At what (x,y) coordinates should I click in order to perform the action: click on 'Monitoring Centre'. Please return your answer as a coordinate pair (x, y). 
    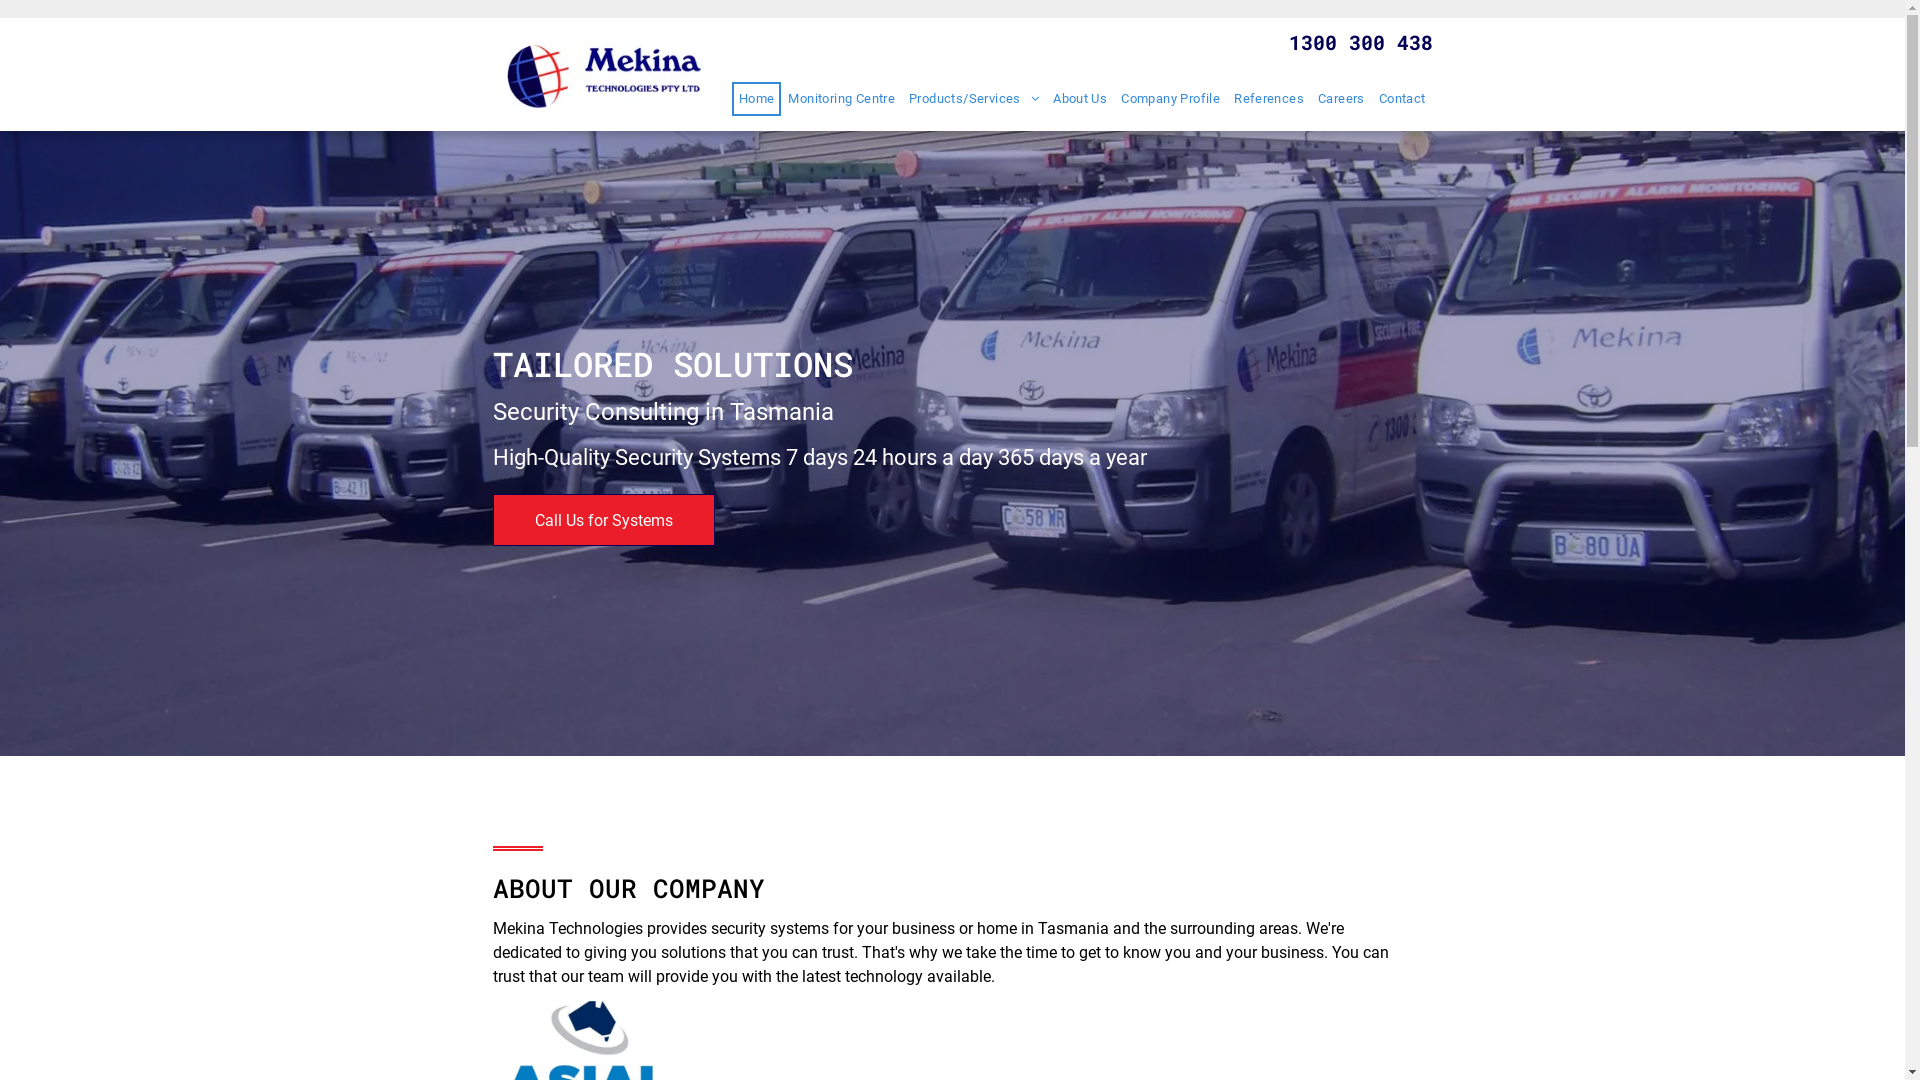
    Looking at the image, I should click on (841, 99).